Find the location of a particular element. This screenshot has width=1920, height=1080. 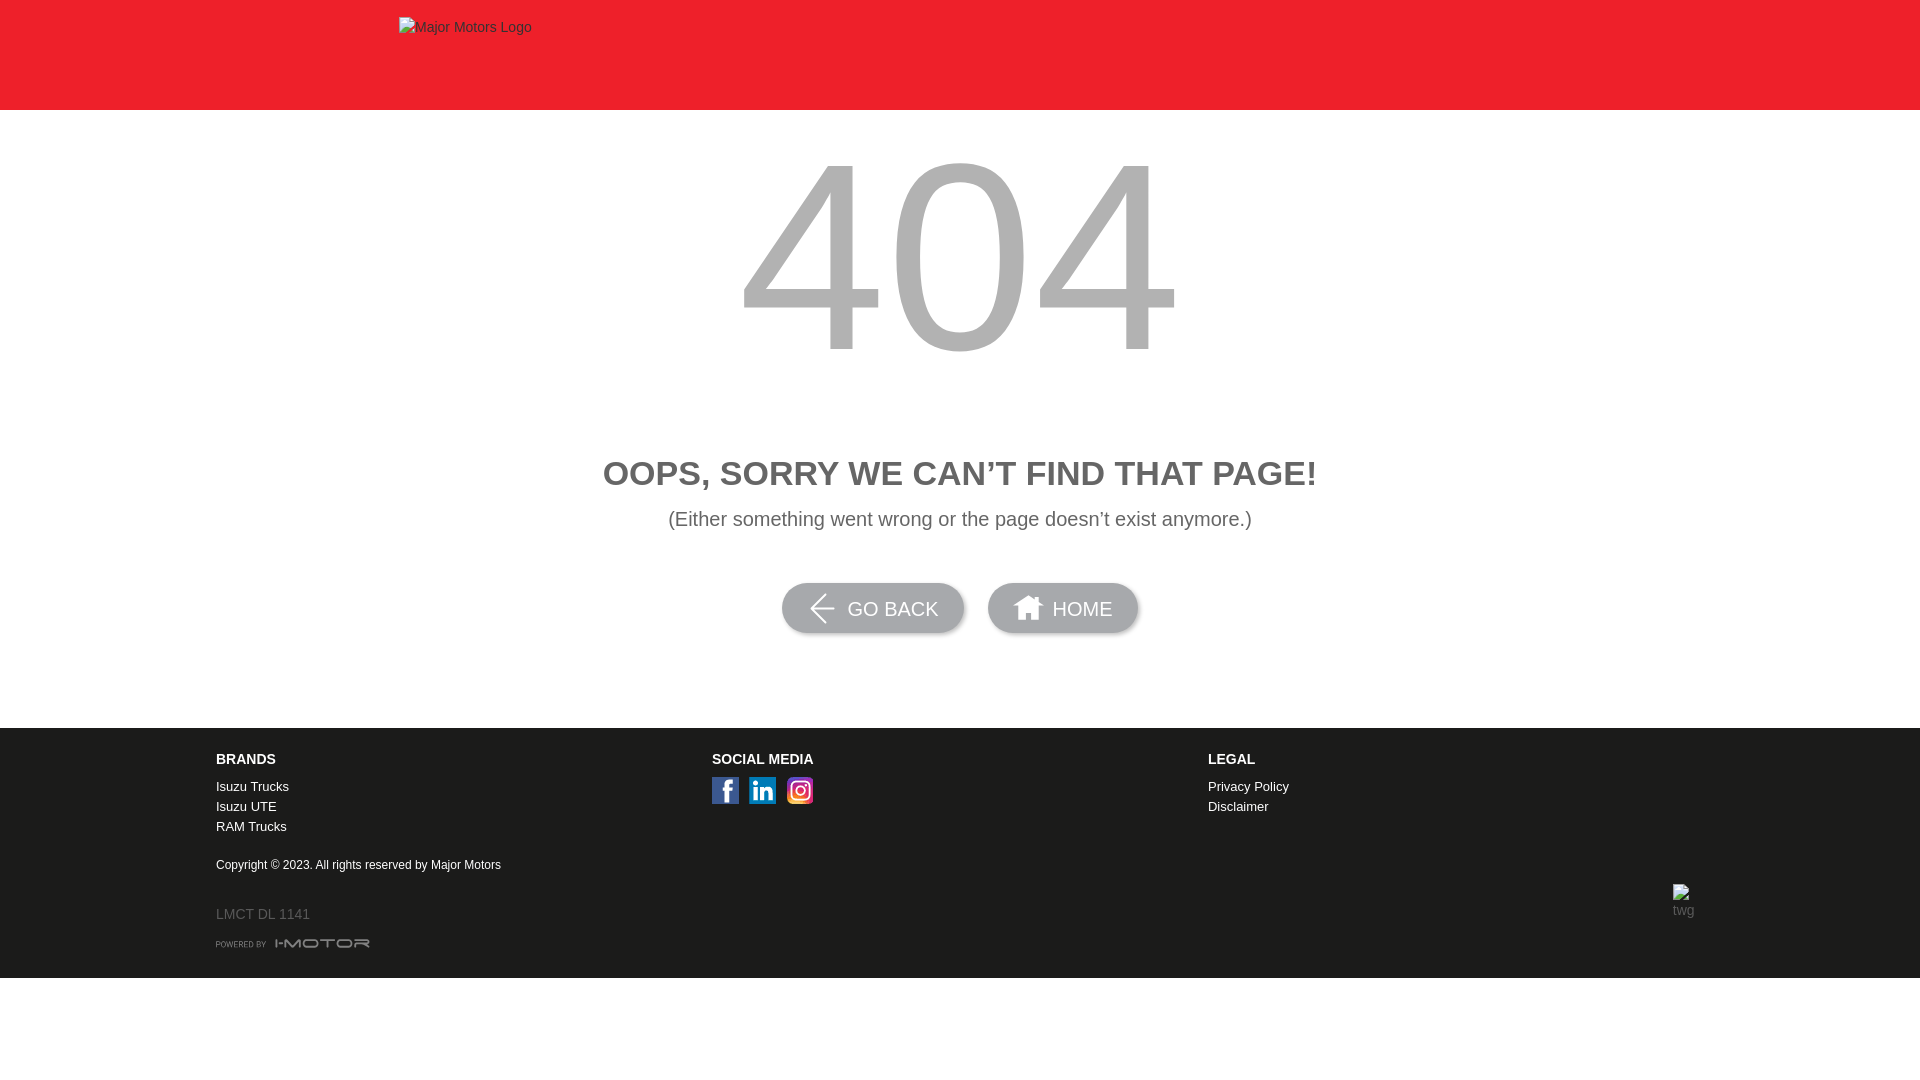

'Privacy Policy' is located at coordinates (1207, 785).